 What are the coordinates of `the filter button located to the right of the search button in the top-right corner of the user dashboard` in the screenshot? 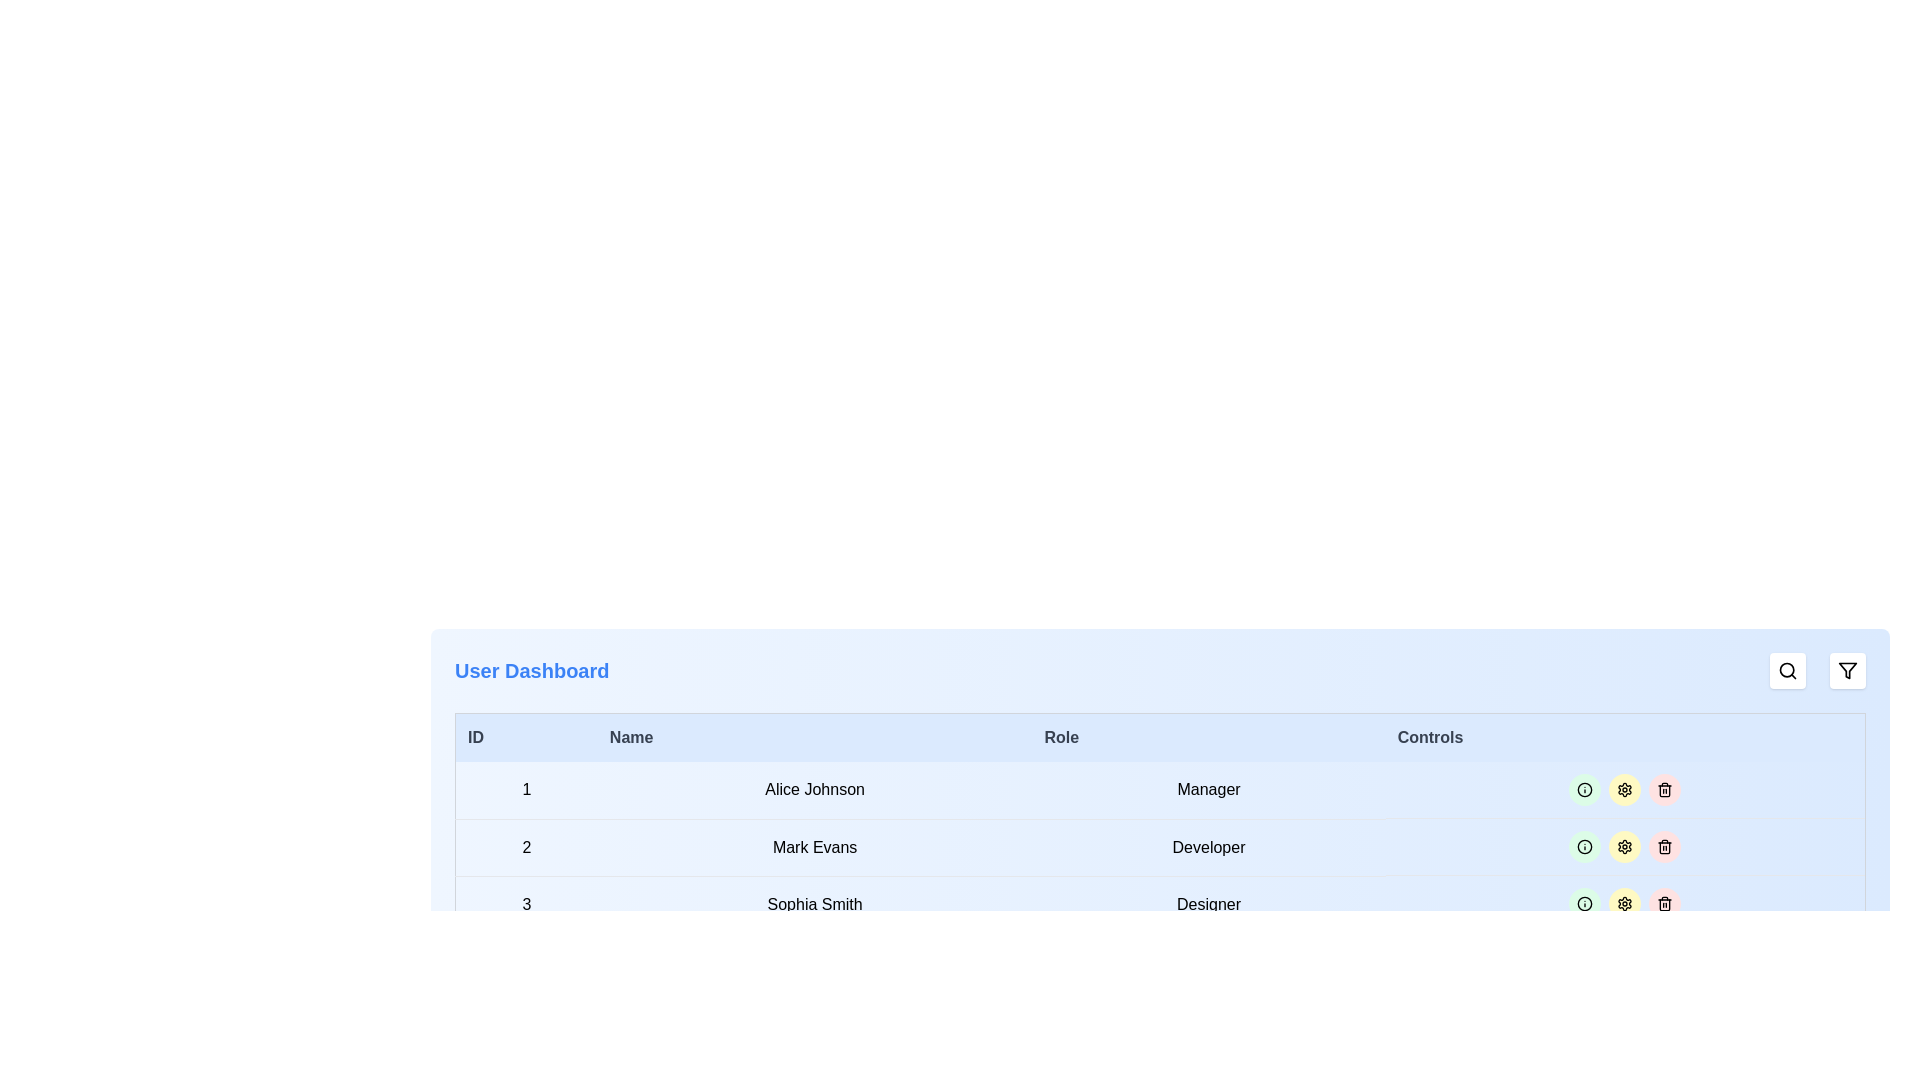 It's located at (1847, 671).